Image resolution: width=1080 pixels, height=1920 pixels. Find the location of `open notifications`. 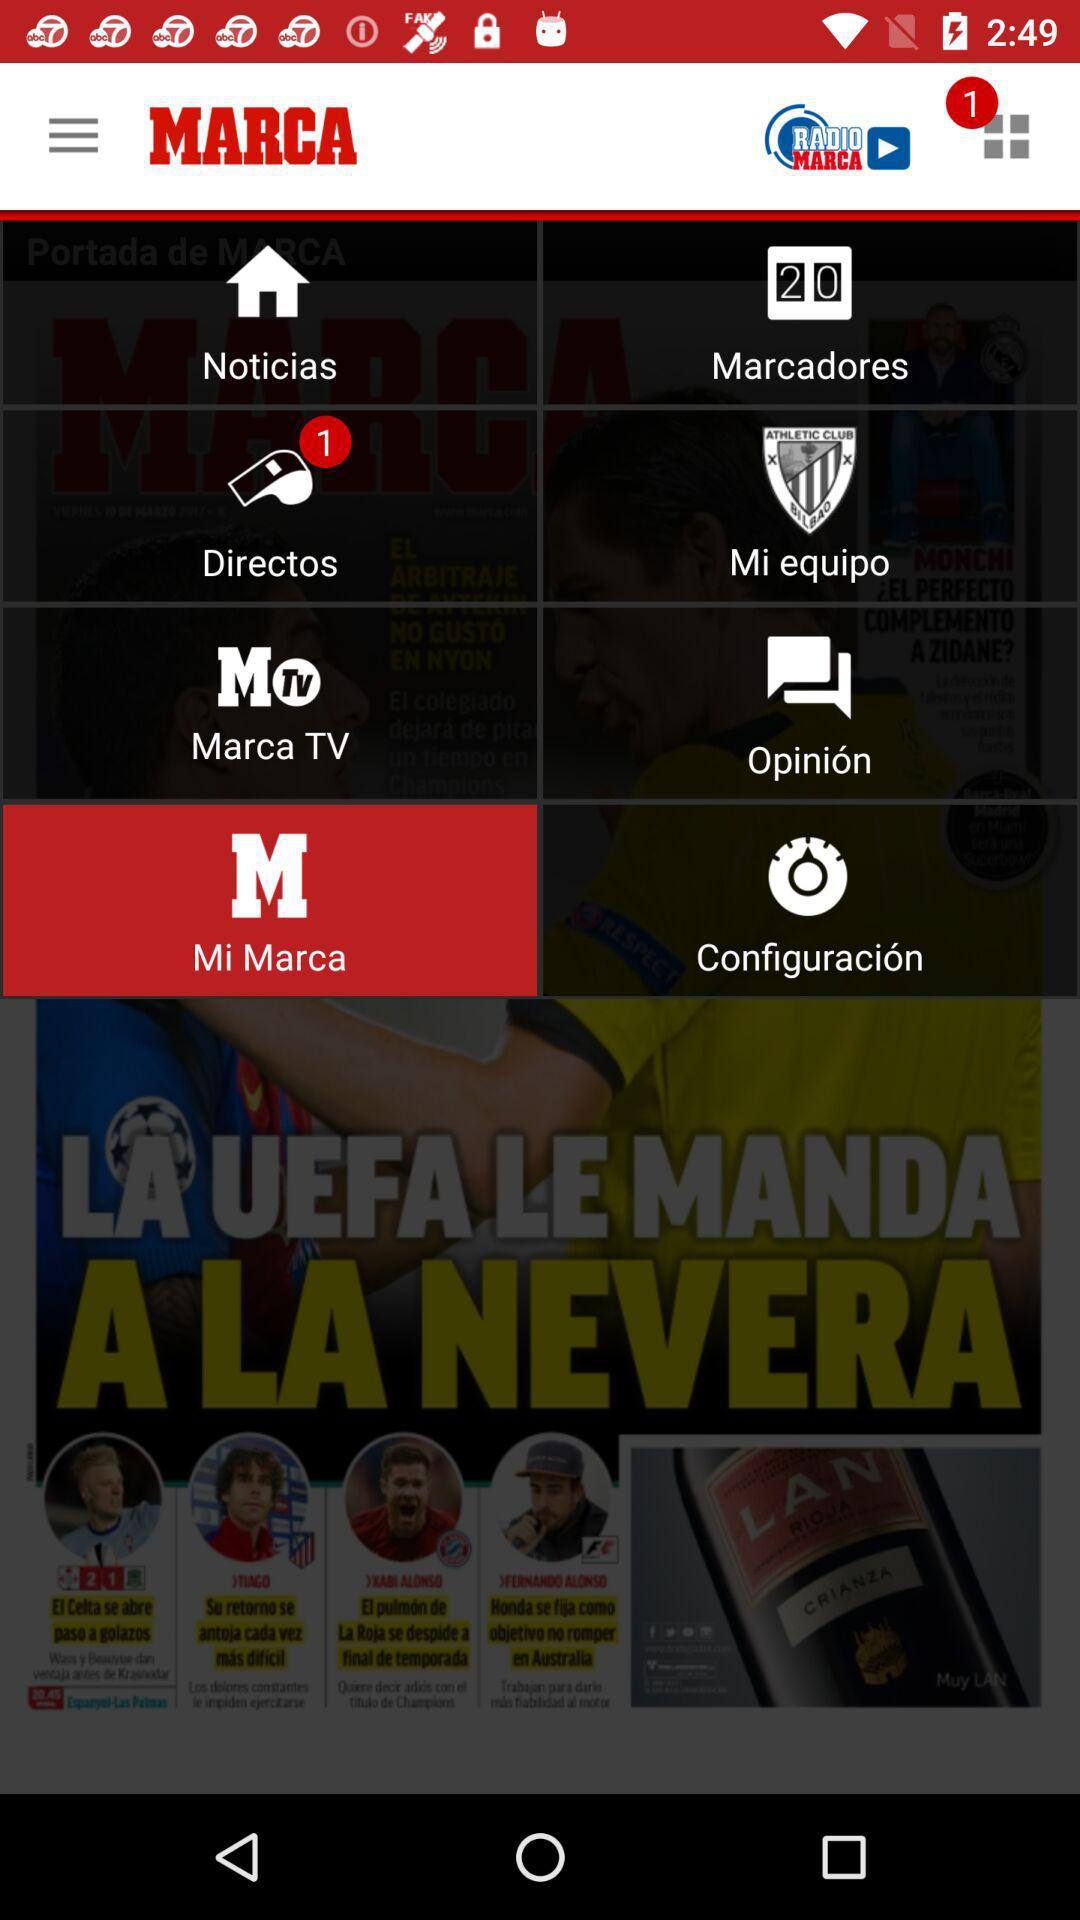

open notifications is located at coordinates (1006, 135).